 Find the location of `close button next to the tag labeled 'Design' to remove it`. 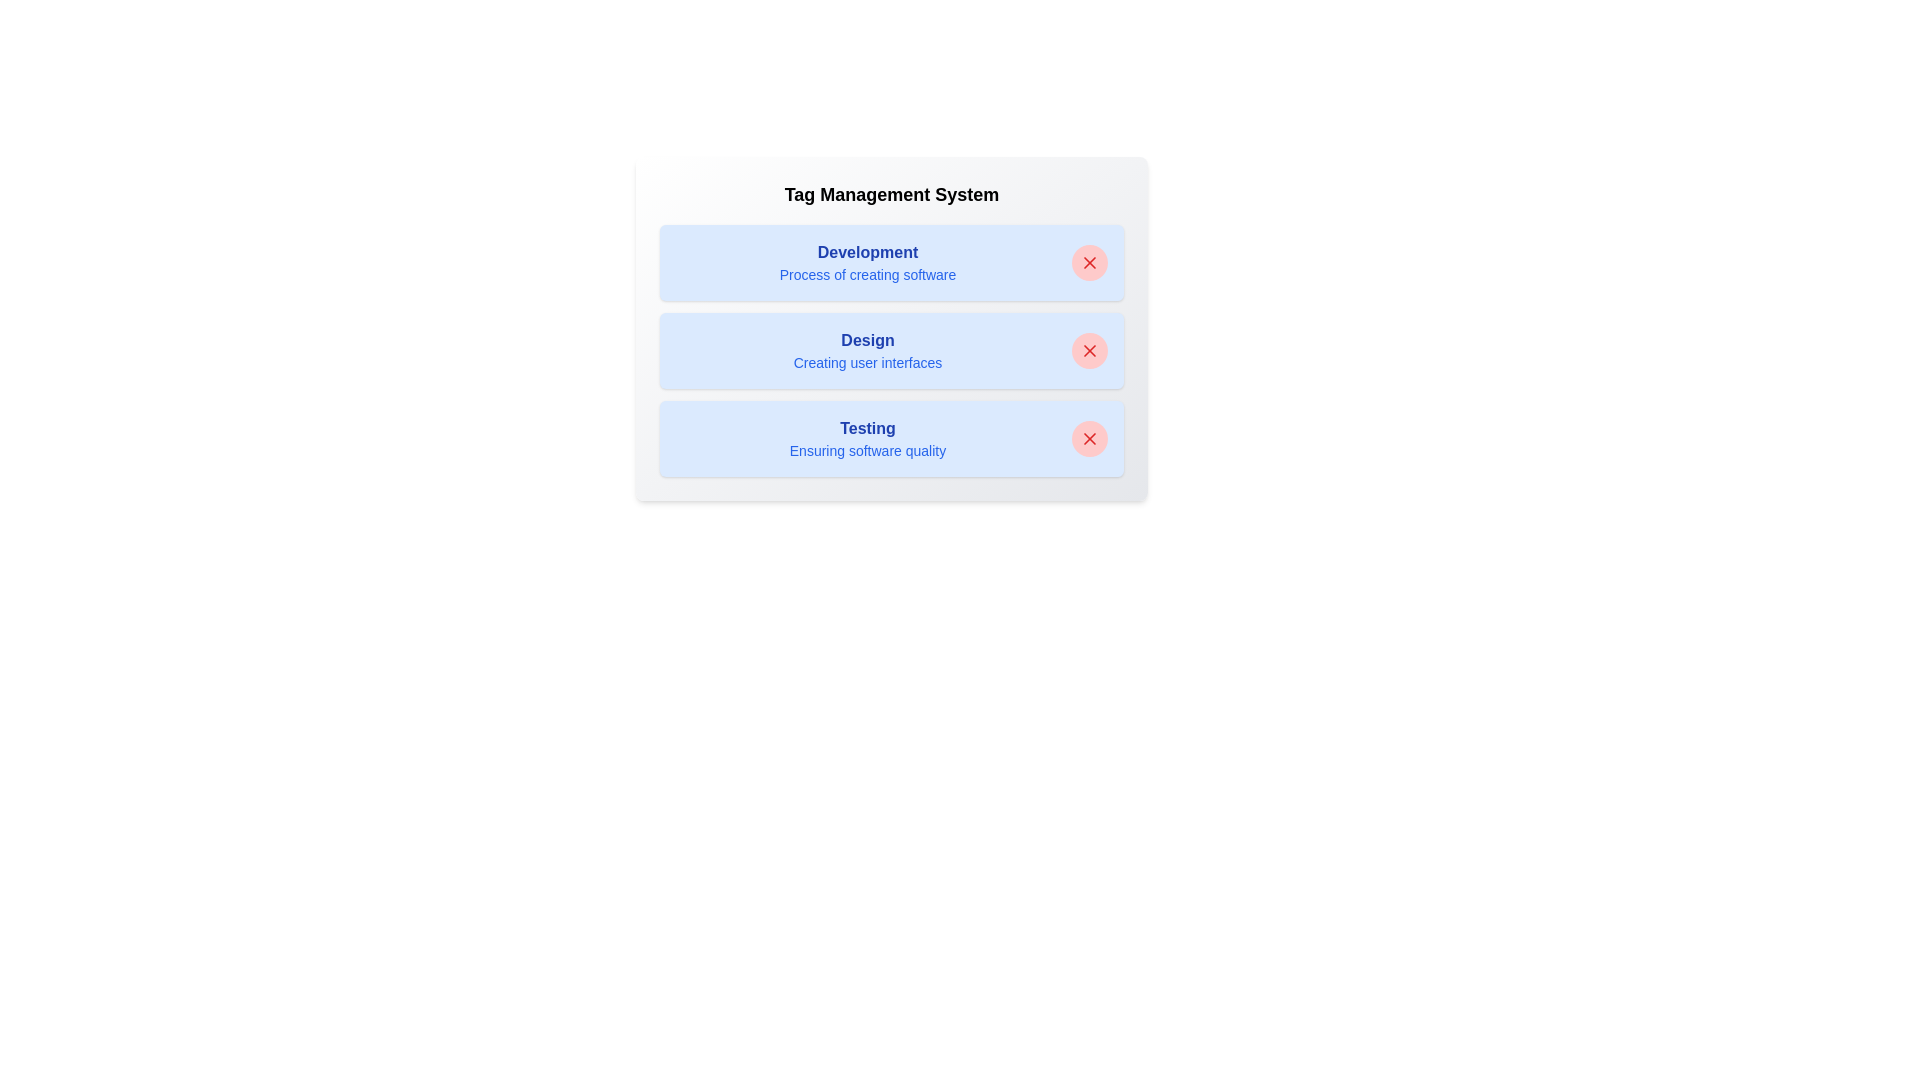

close button next to the tag labeled 'Design' to remove it is located at coordinates (1088, 350).